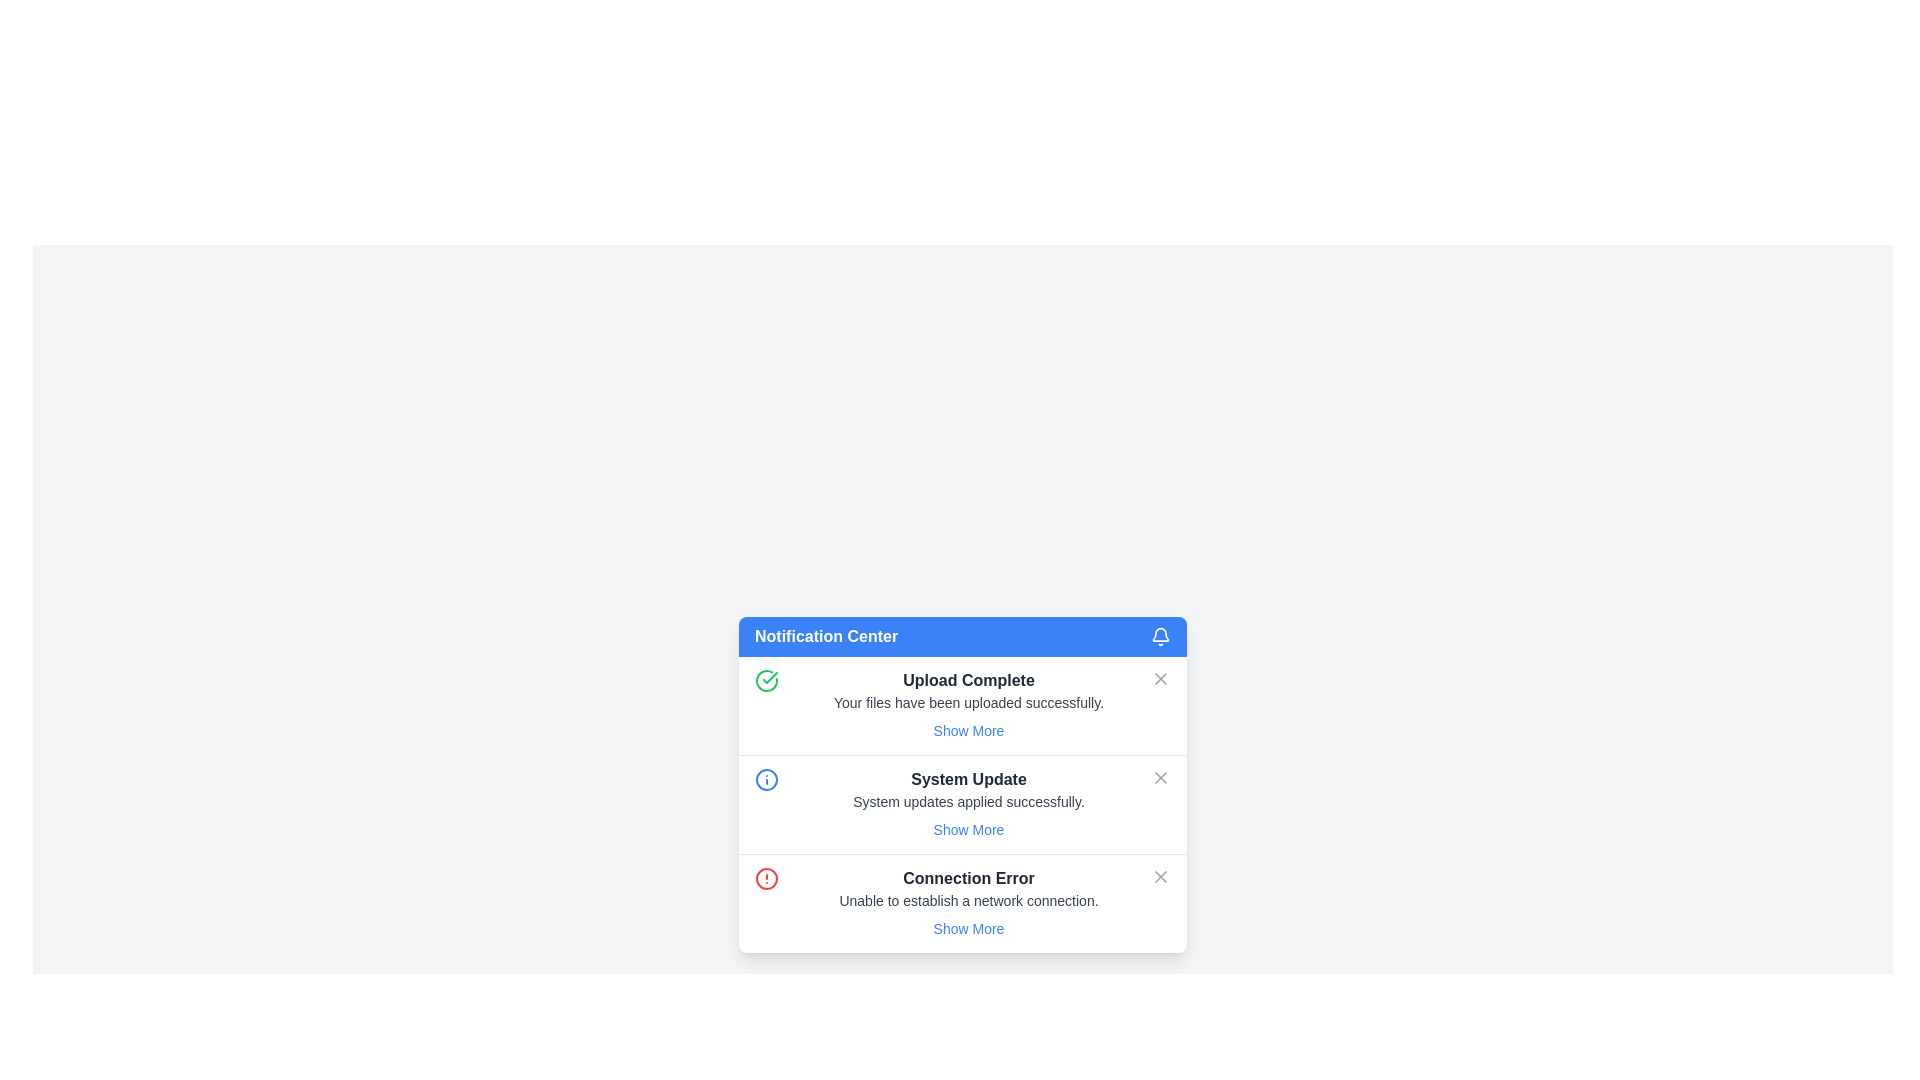  What do you see at coordinates (826, 636) in the screenshot?
I see `the 'Notification Center' text label which is displayed in bold on a blue background, located in the notification header, to the left of the bell icon` at bounding box center [826, 636].